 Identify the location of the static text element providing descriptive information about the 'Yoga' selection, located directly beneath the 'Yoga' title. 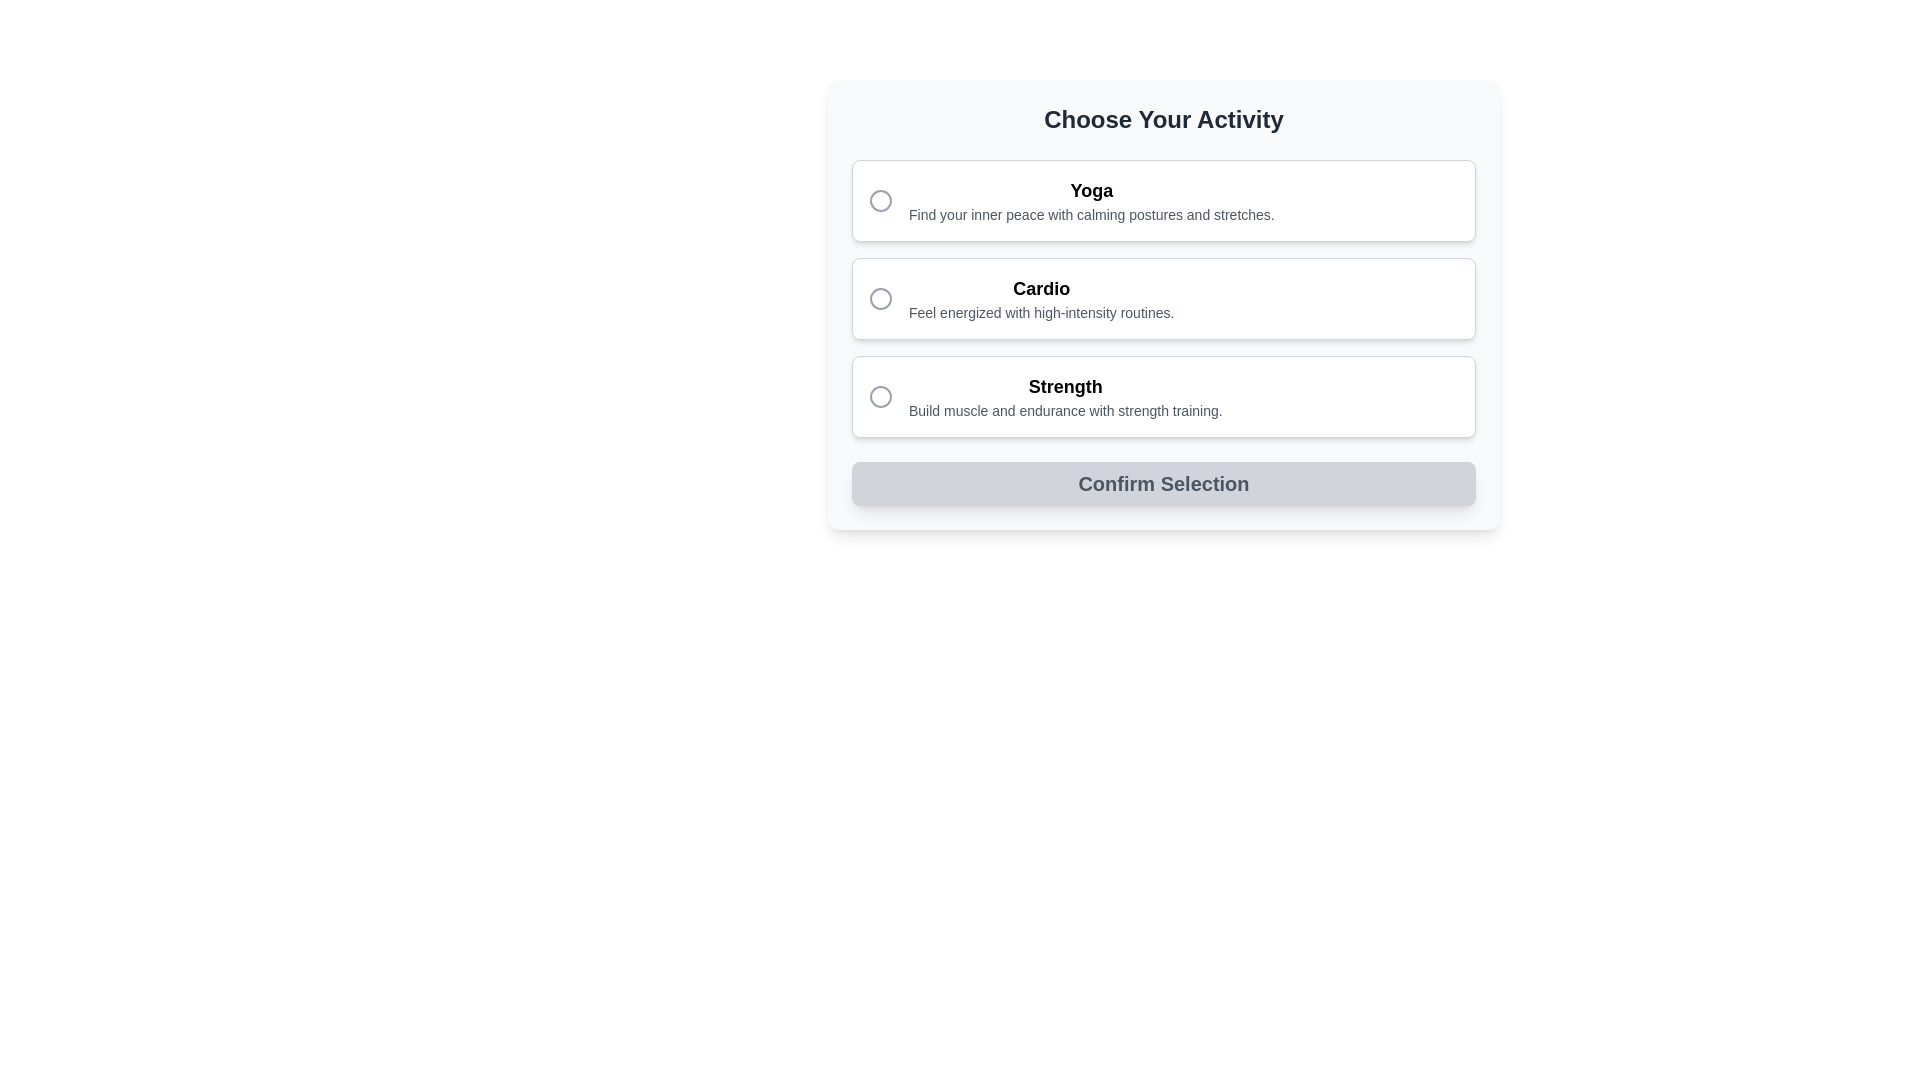
(1090, 215).